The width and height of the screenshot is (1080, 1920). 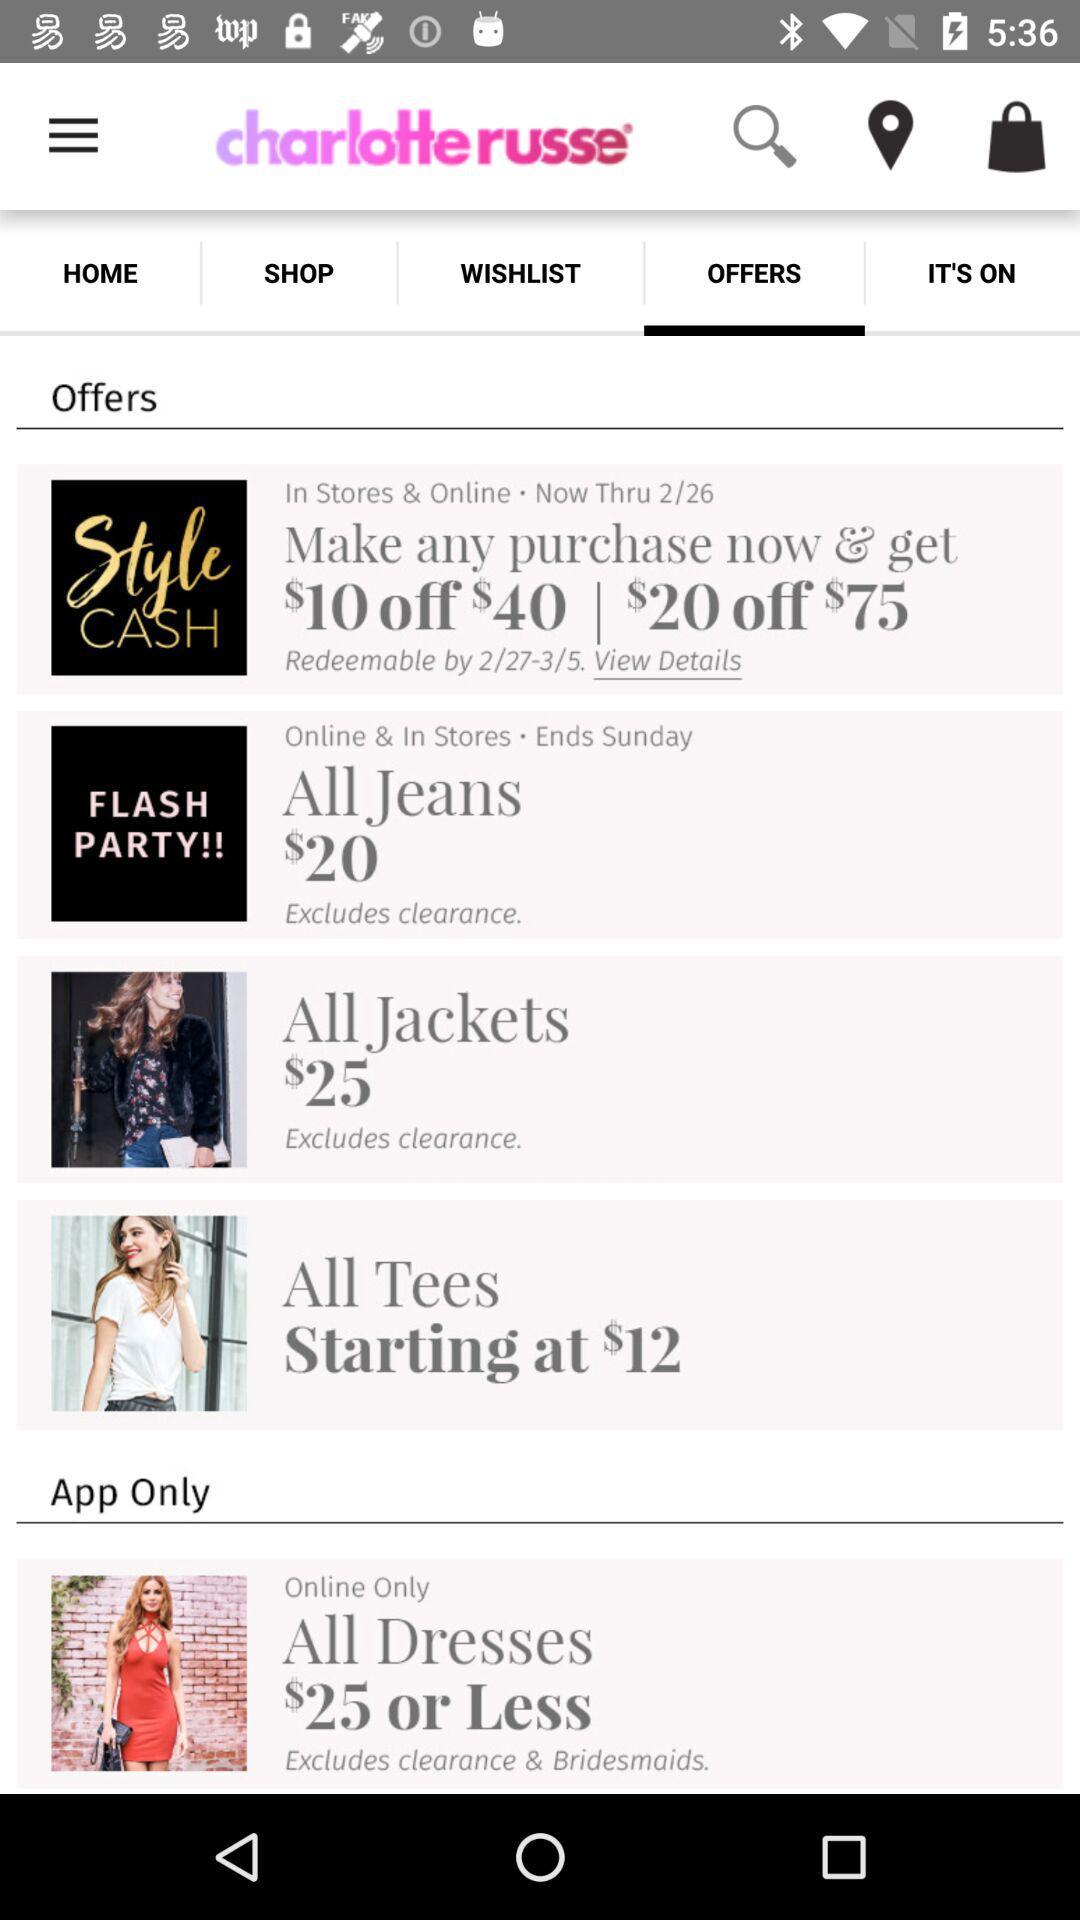 What do you see at coordinates (299, 272) in the screenshot?
I see `the shop item` at bounding box center [299, 272].